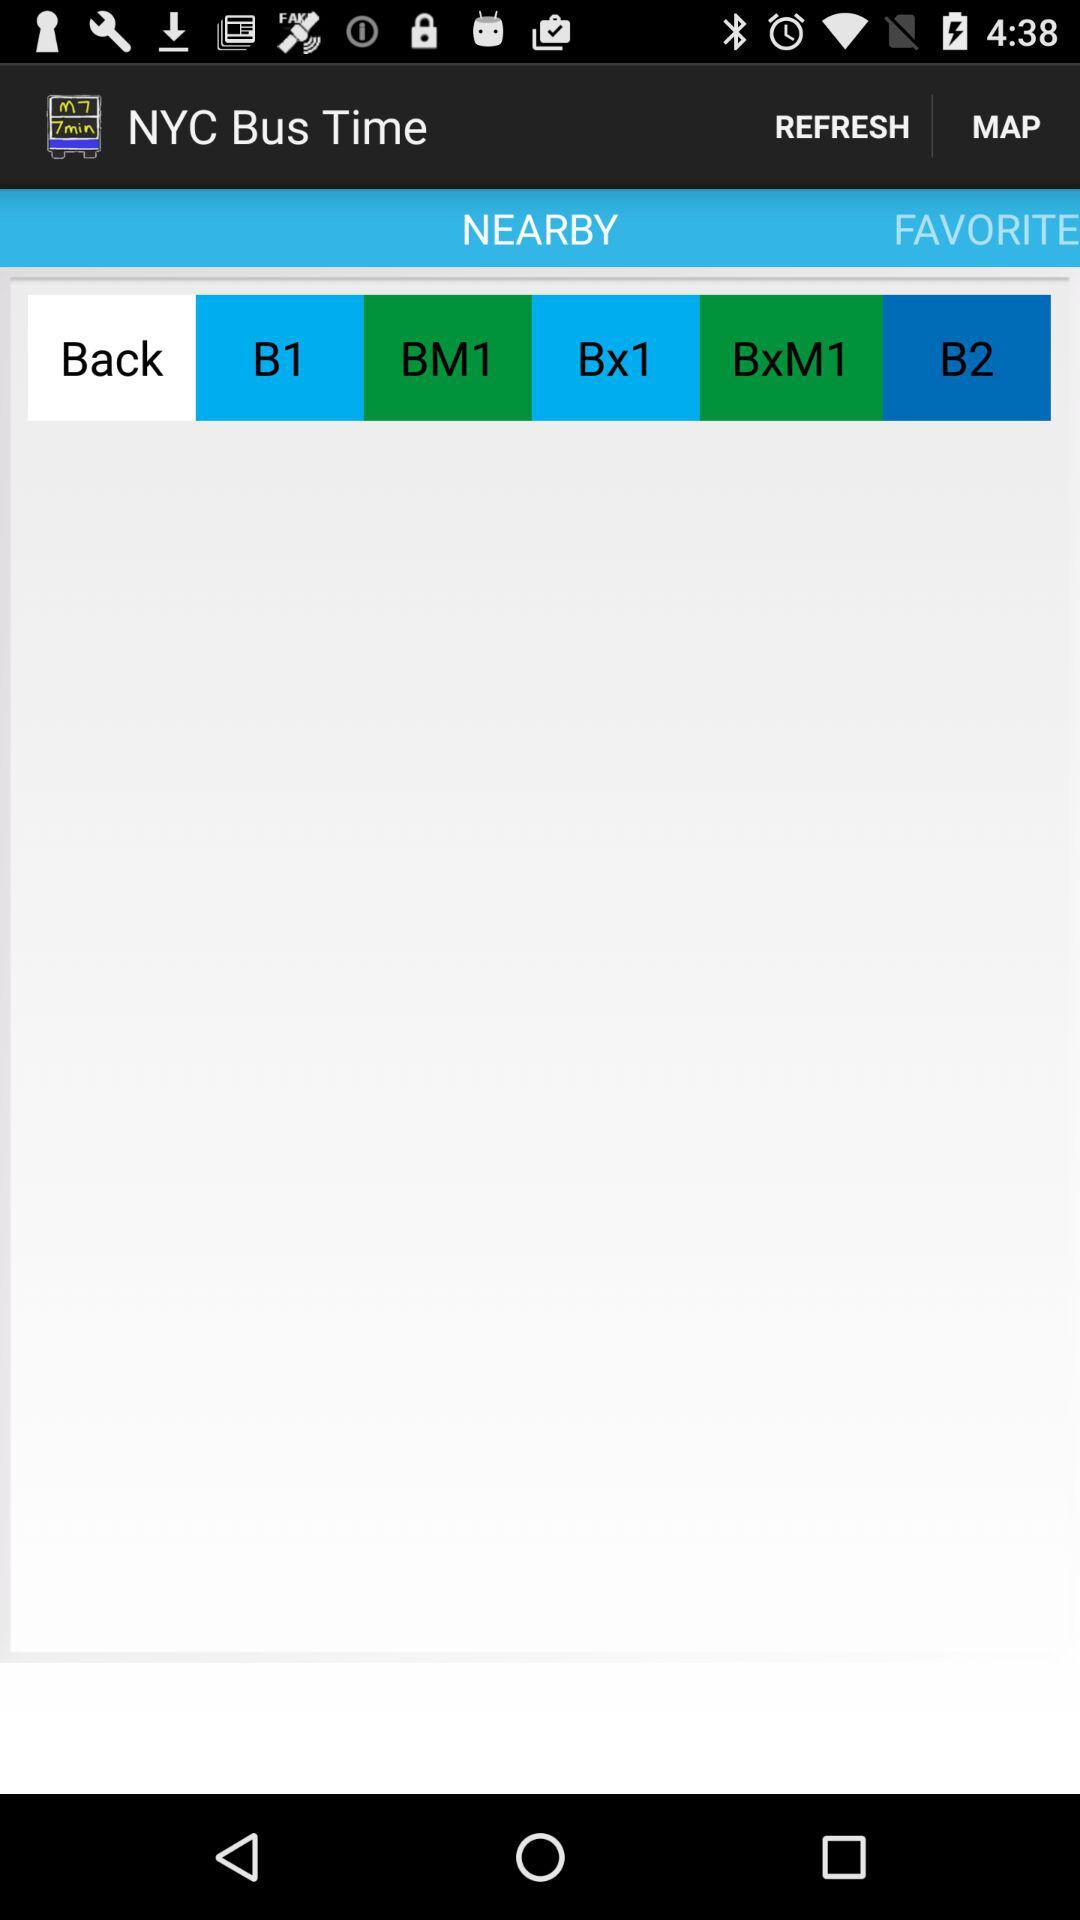 Image resolution: width=1080 pixels, height=1920 pixels. Describe the element at coordinates (279, 357) in the screenshot. I see `the b1` at that location.